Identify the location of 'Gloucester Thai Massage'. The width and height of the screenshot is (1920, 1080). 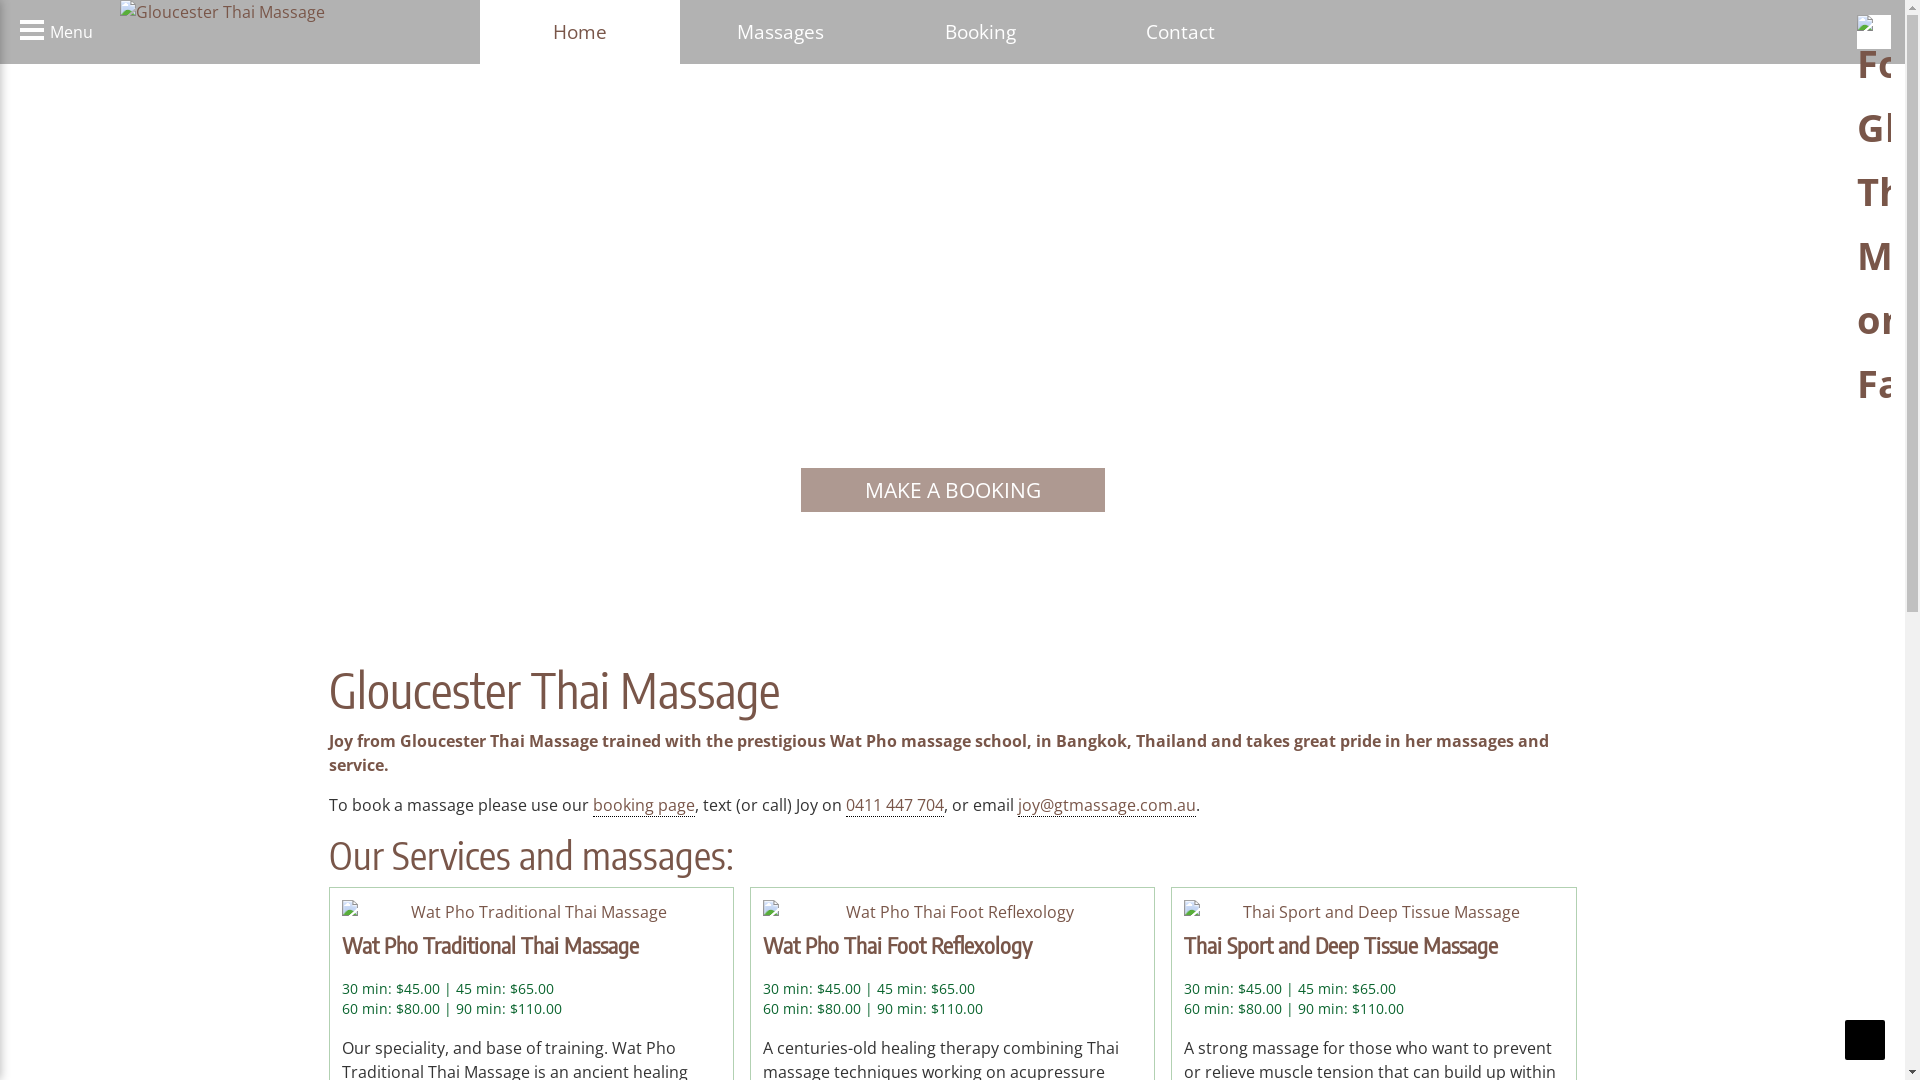
(278, 11).